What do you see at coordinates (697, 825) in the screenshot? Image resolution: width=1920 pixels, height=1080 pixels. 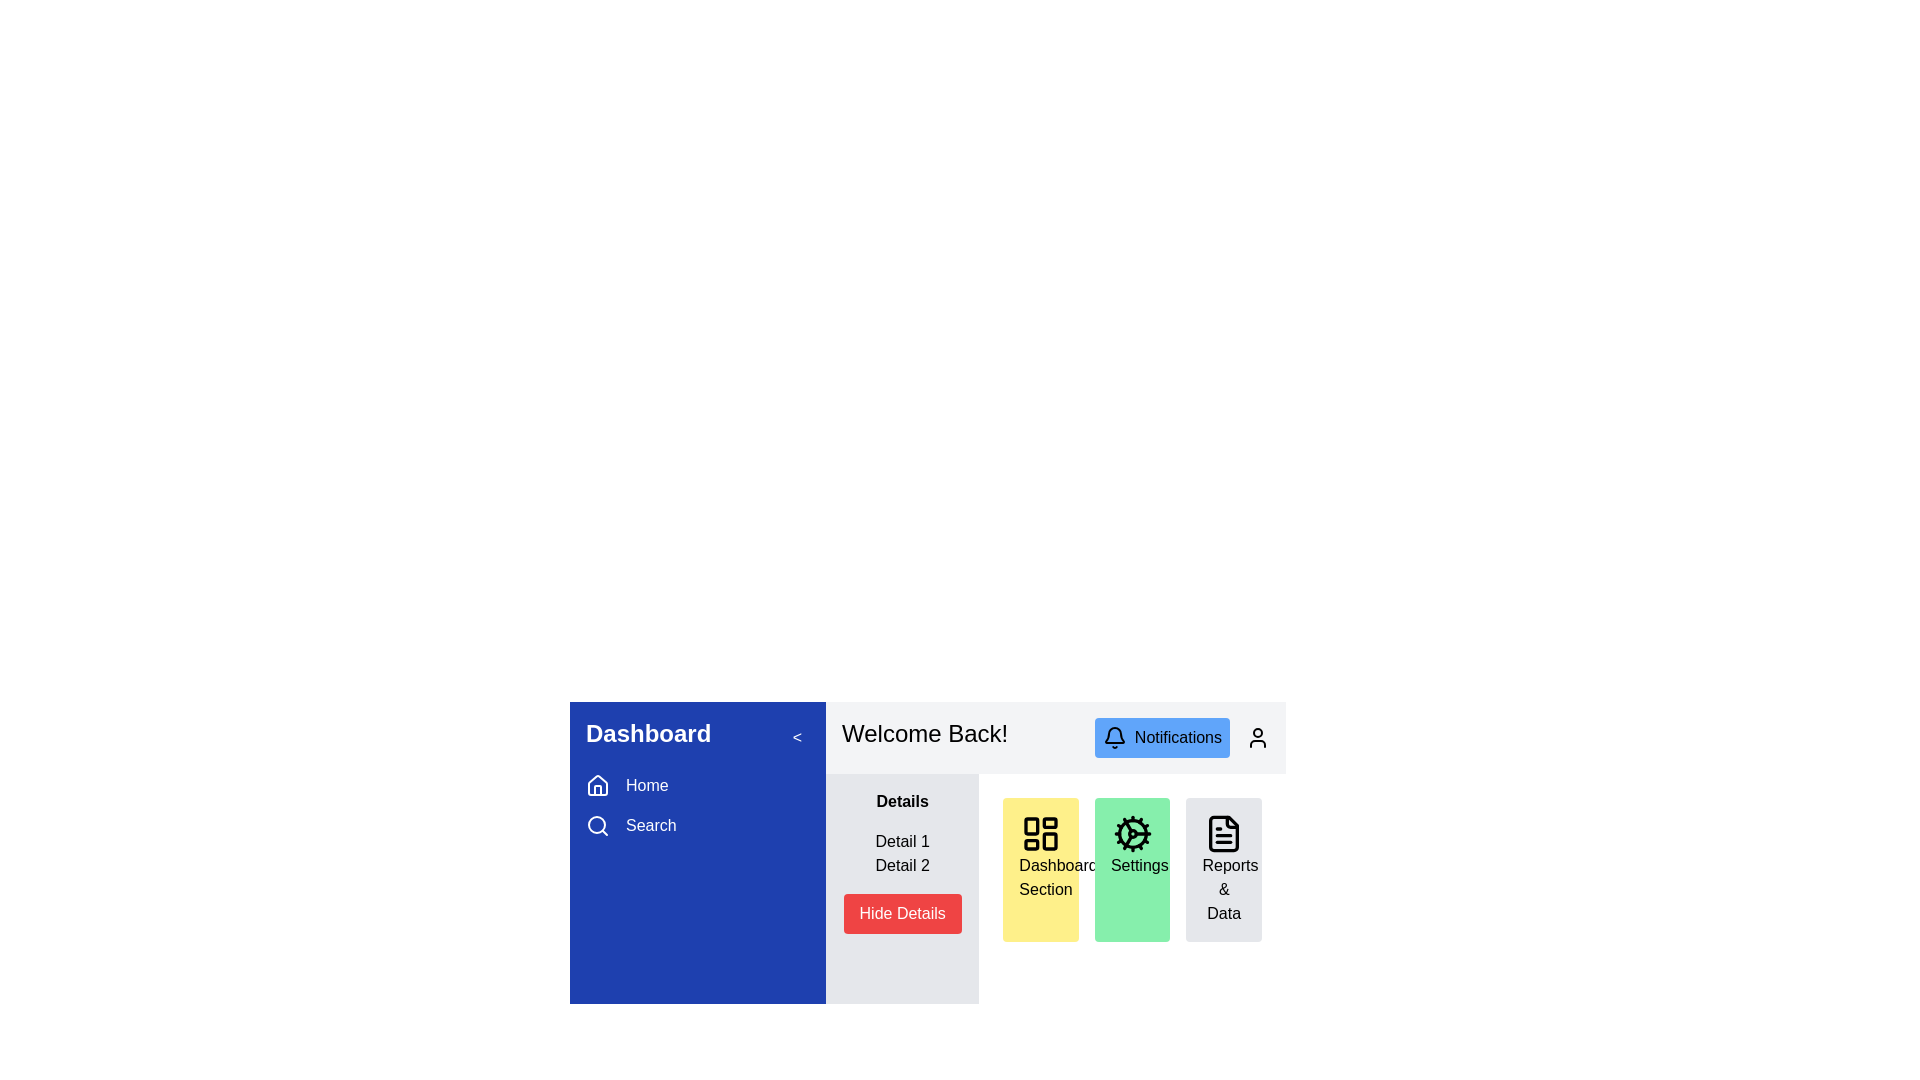 I see `the Navigation button displaying a search icon and the text 'Search' in white on a blue background, located in the left-side navigation bar below the 'Home' labeled element` at bounding box center [697, 825].